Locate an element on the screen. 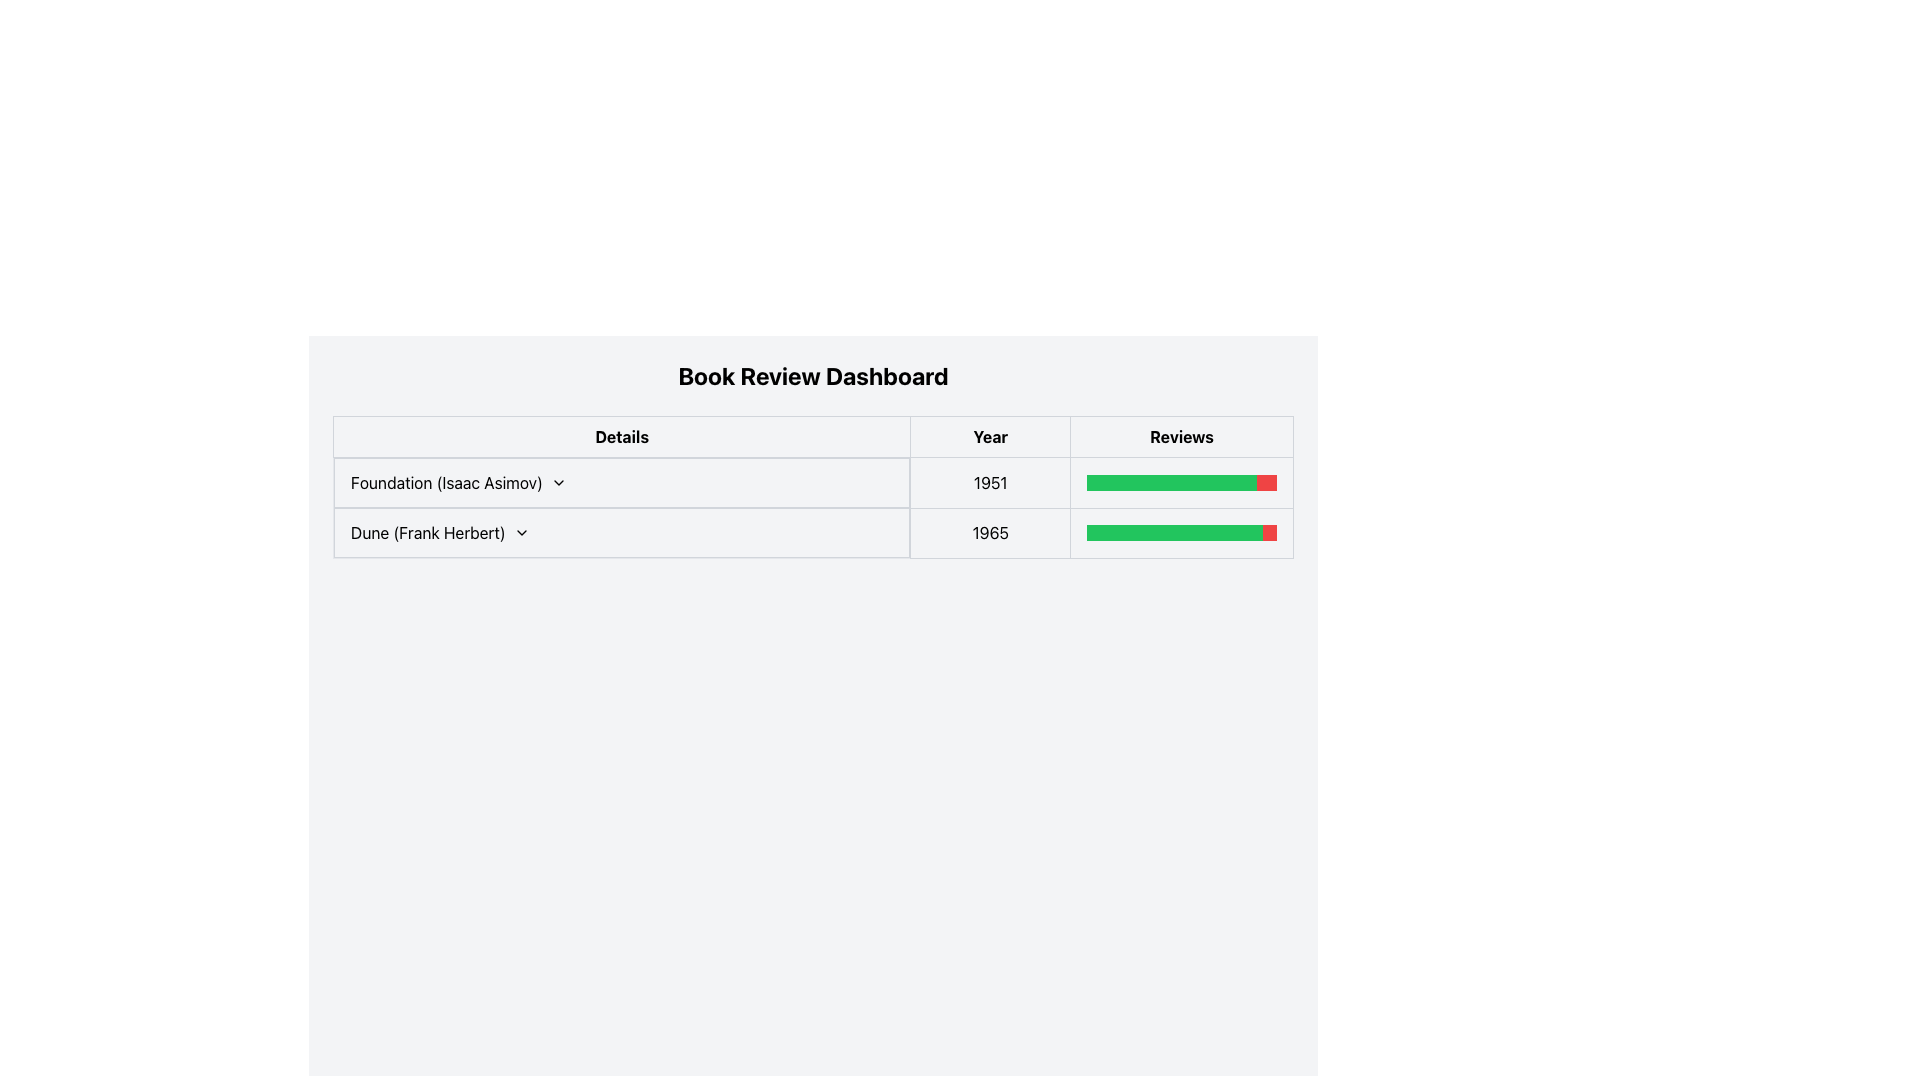 The image size is (1920, 1080). the visual progress indication of the progress bar in the 'Reviews' column for the book 'Foundation (Isaac Asimov)', which aligns with the '1951' entry in the 'Year' column is located at coordinates (1182, 482).